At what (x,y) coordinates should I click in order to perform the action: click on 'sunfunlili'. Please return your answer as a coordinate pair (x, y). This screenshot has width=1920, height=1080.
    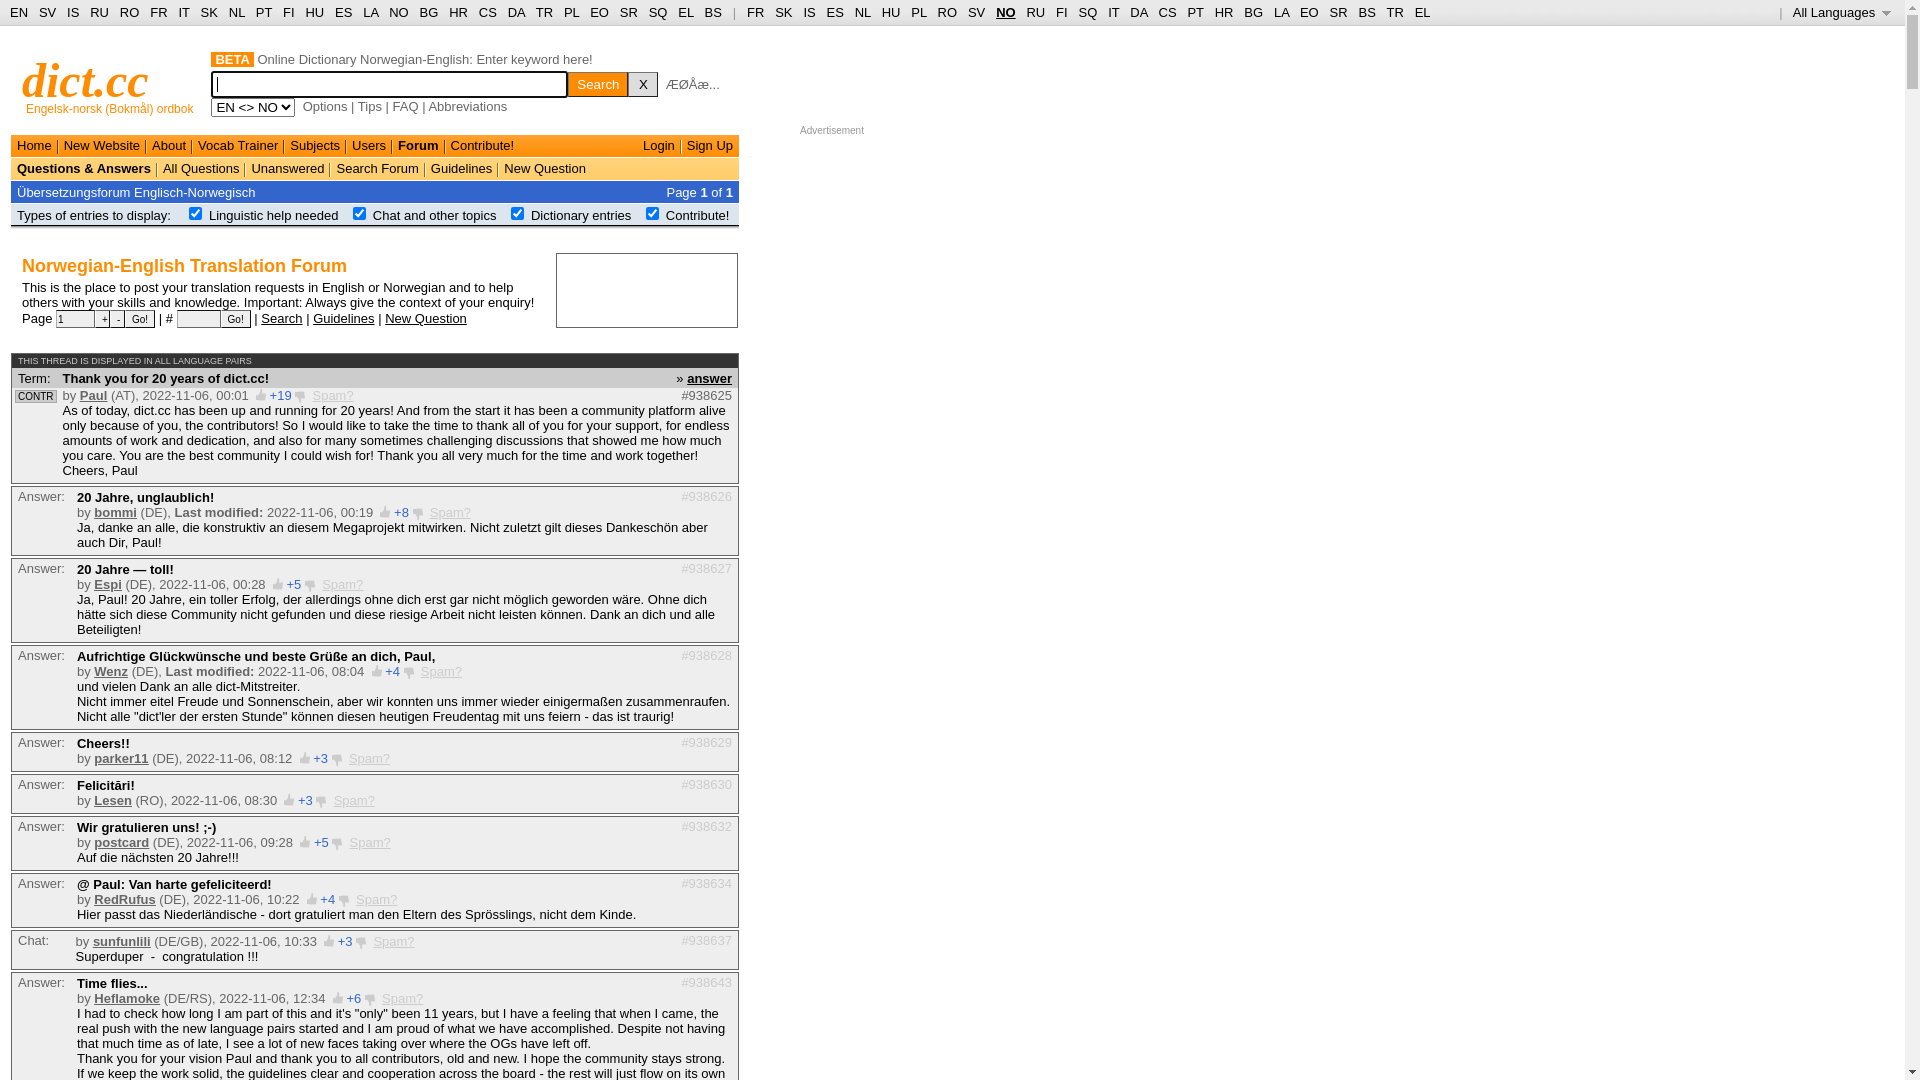
    Looking at the image, I should click on (91, 941).